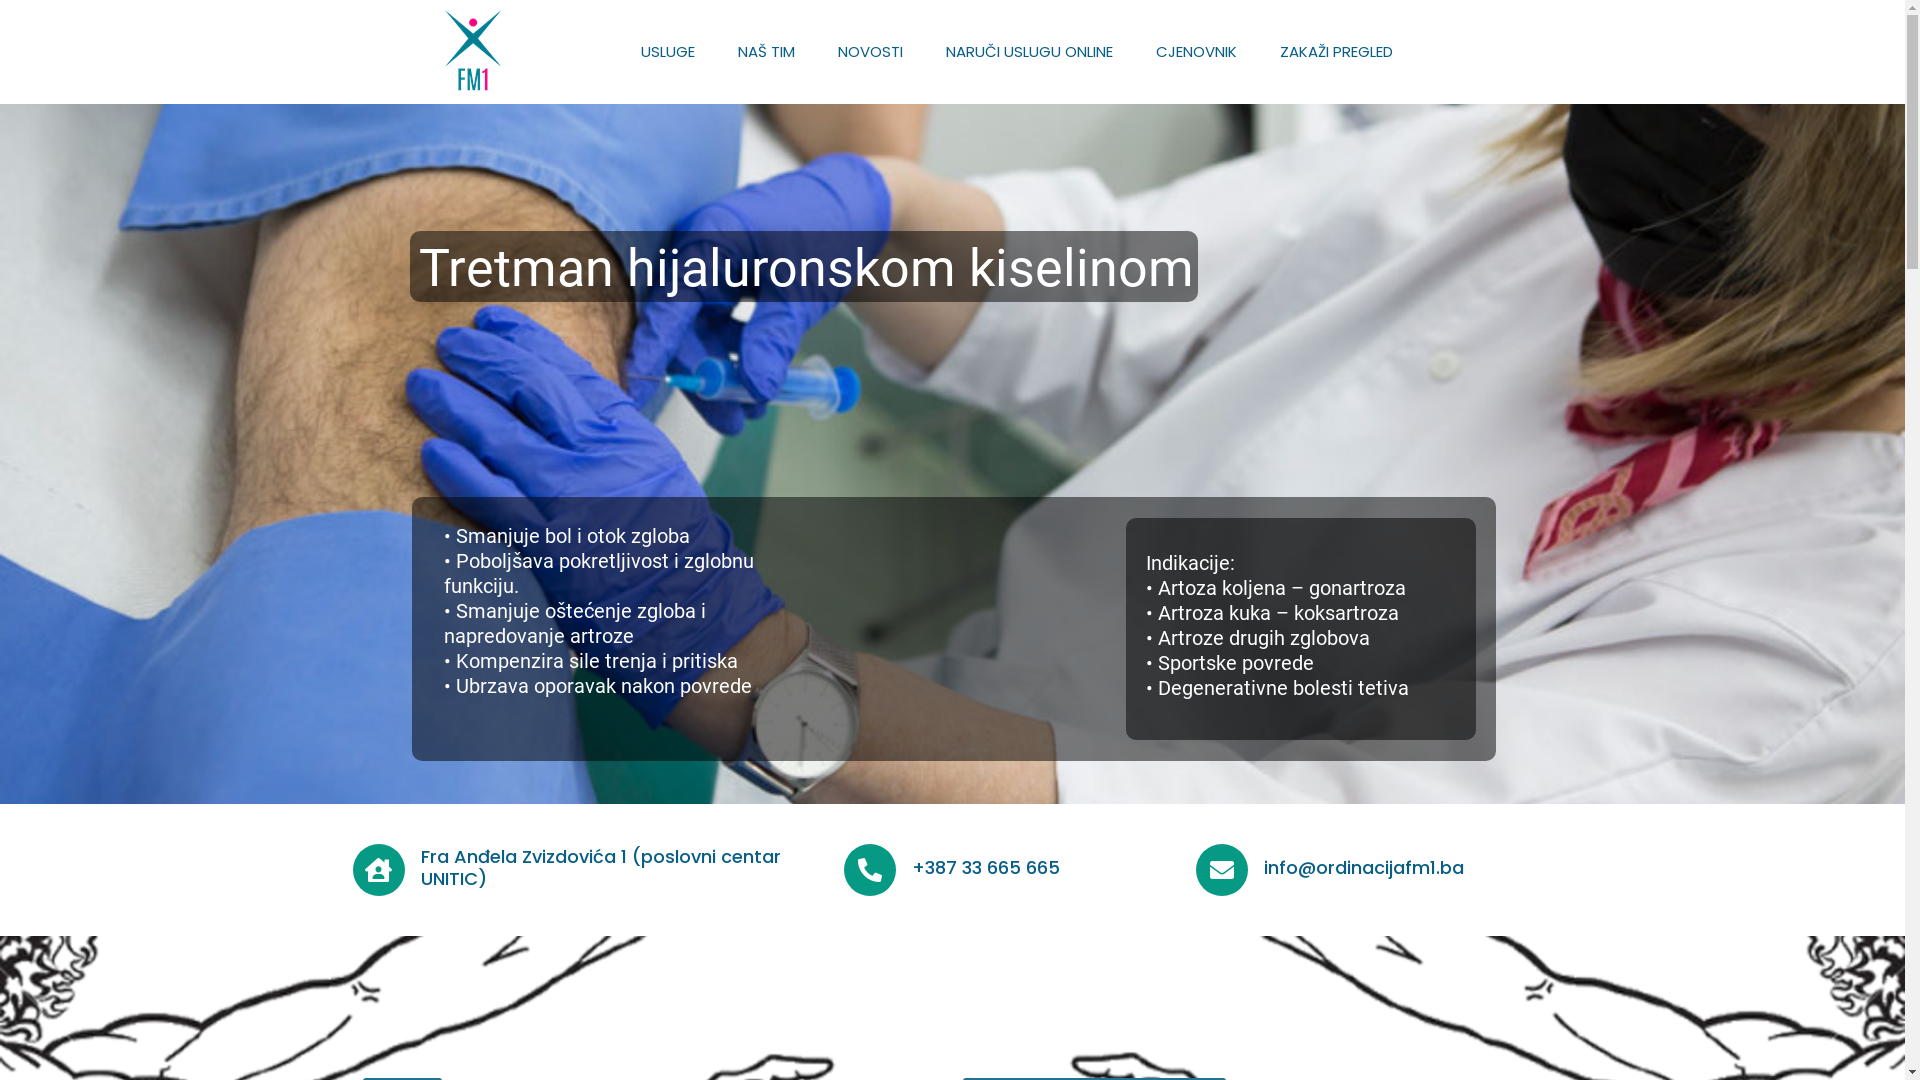  Describe the element at coordinates (870, 50) in the screenshot. I see `'NOVOSTI'` at that location.